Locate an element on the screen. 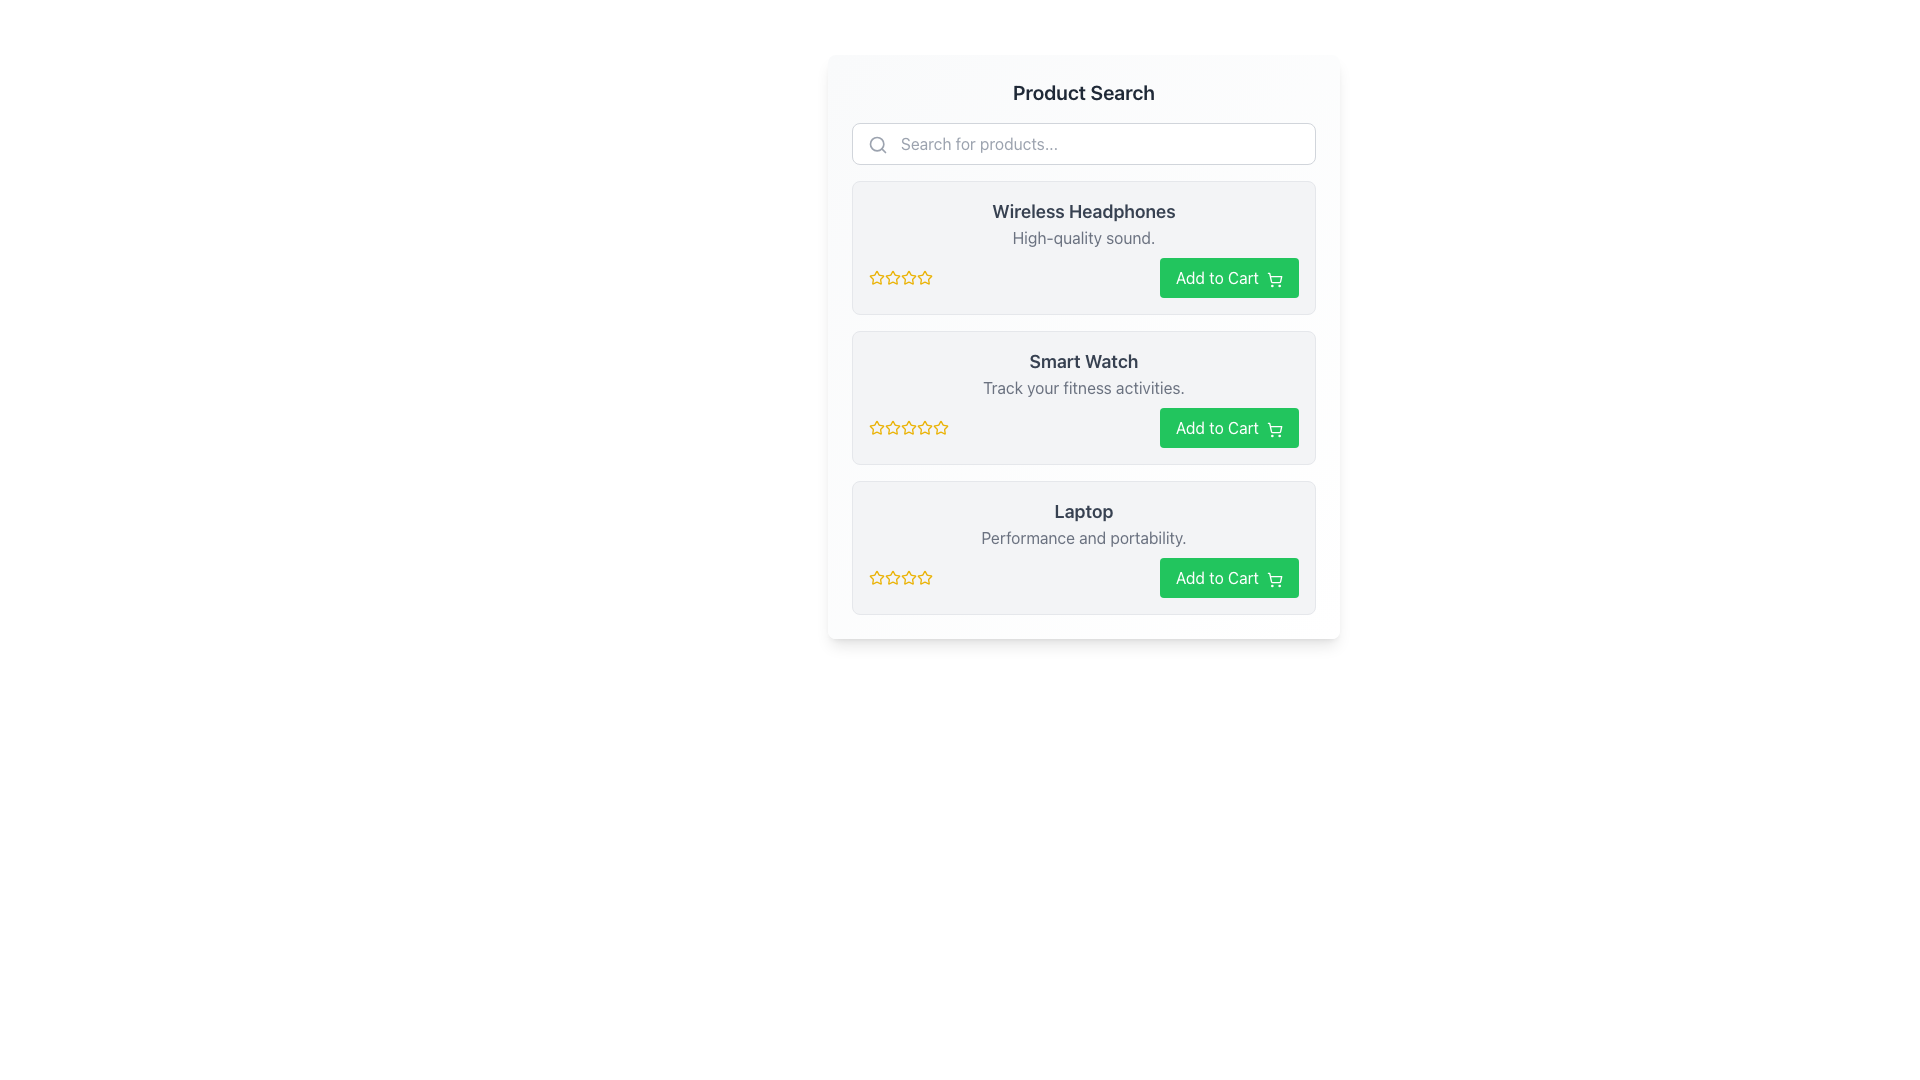 The width and height of the screenshot is (1920, 1080). the fourth rating star icon in the 5-star rating component for the 'Wireless Headphones' product, located to the left of the 'Add to Cart' button is located at coordinates (900, 277).